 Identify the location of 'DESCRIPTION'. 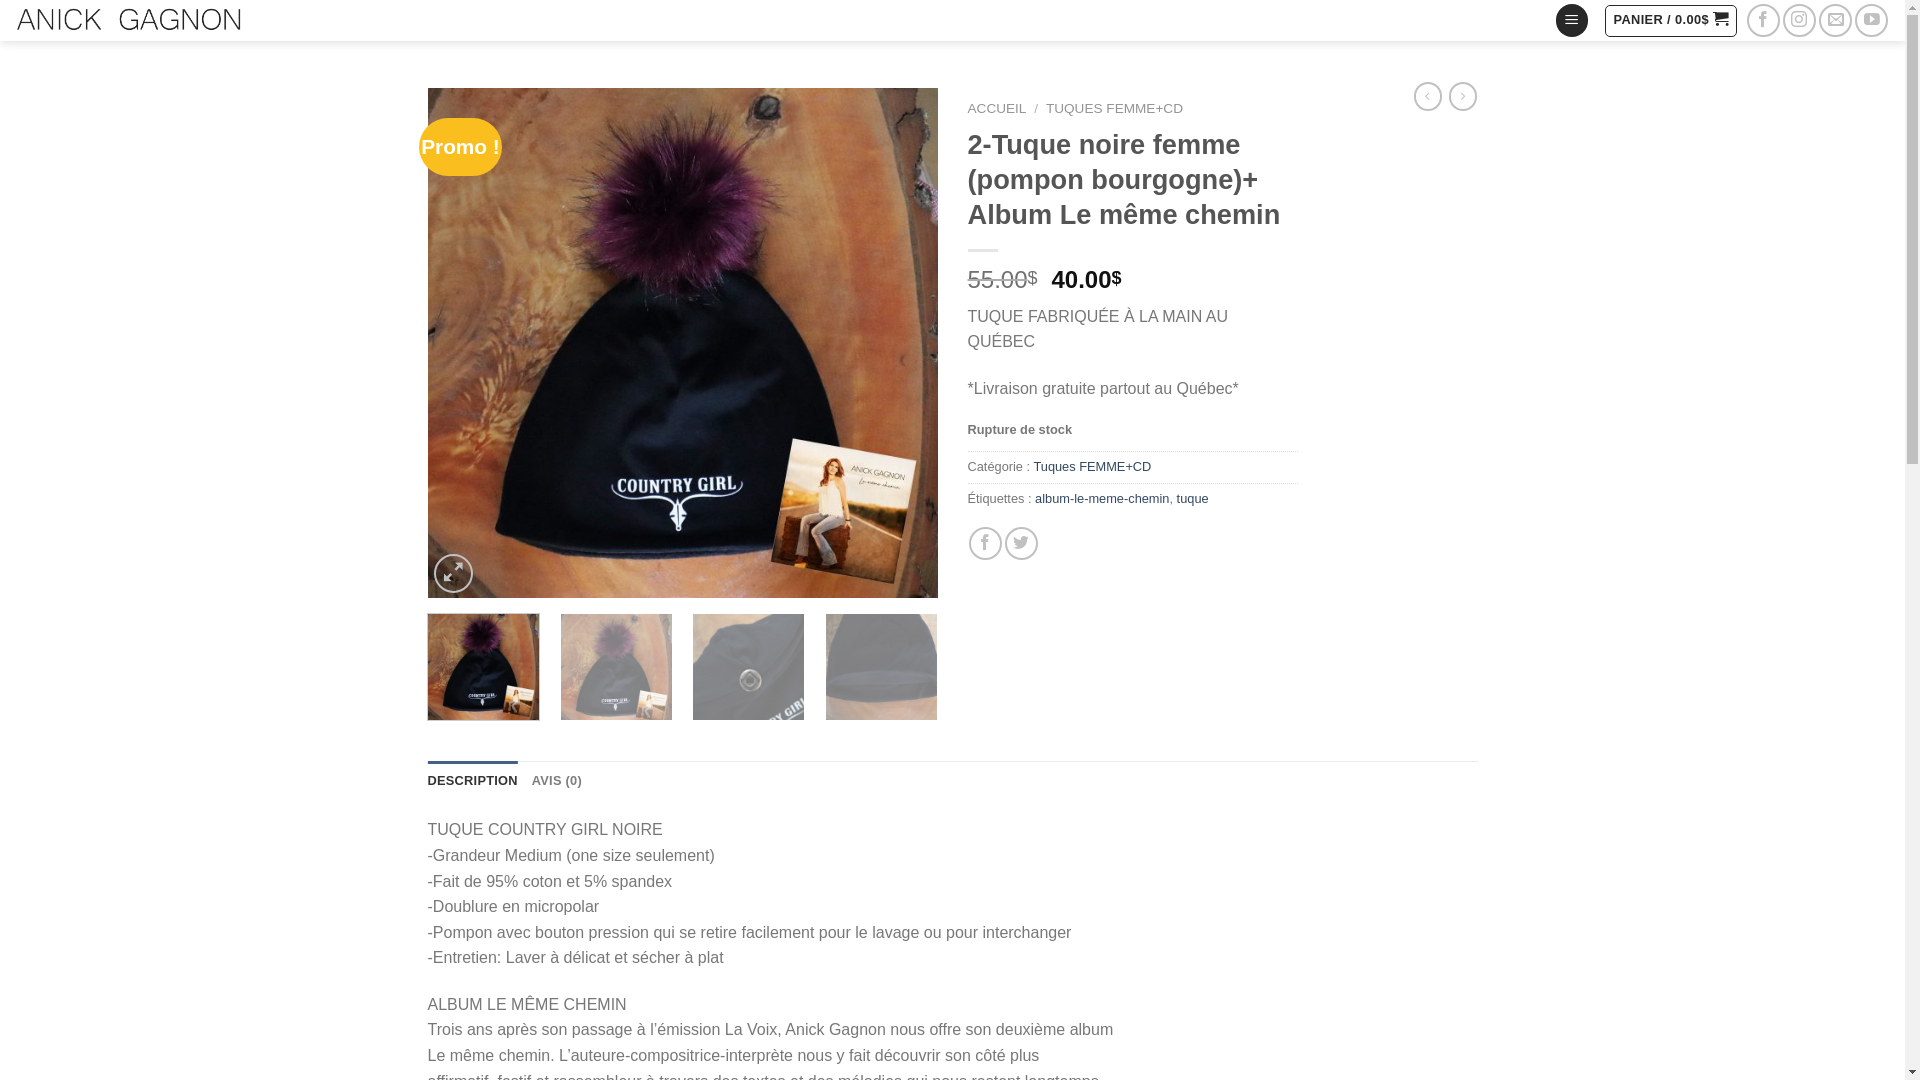
(472, 779).